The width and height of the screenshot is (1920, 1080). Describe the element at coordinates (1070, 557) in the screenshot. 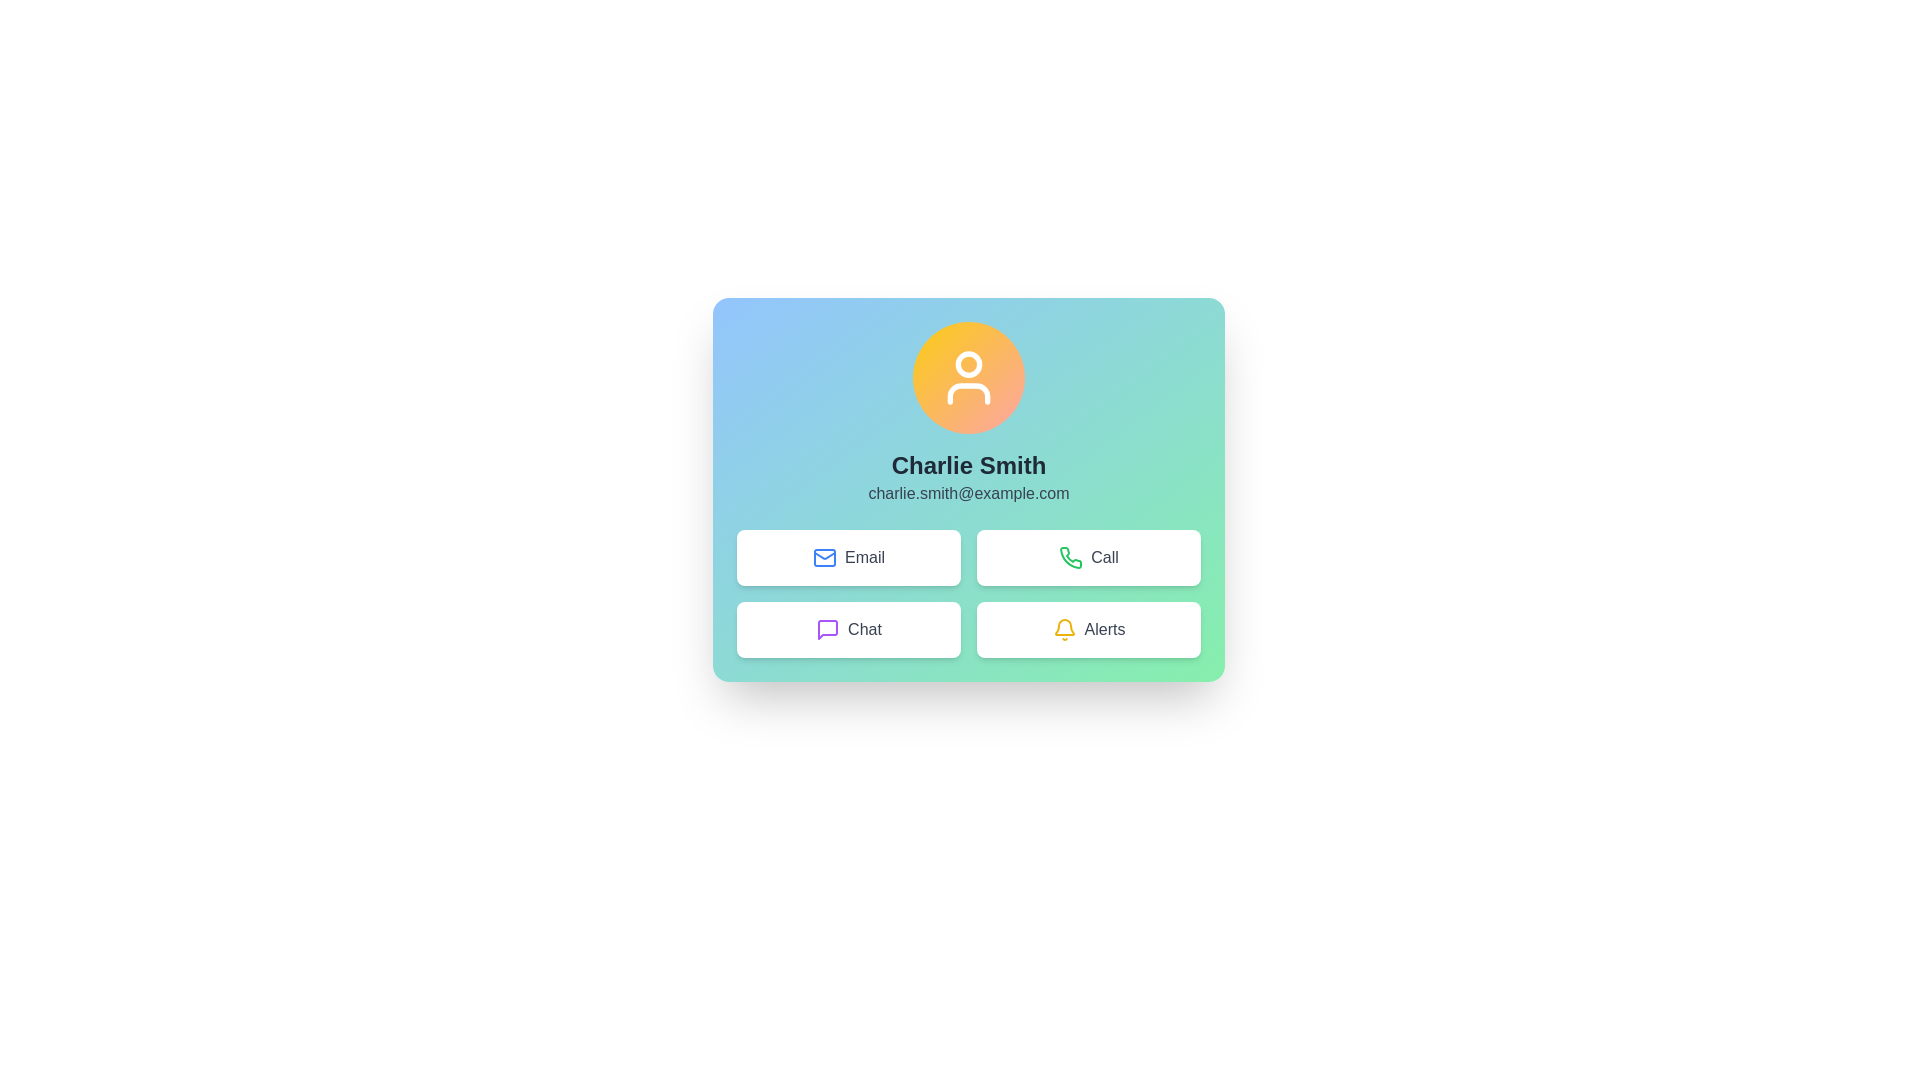

I see `the green phone icon located at the top right corner of the 'Call' button, which represents the call feature` at that location.